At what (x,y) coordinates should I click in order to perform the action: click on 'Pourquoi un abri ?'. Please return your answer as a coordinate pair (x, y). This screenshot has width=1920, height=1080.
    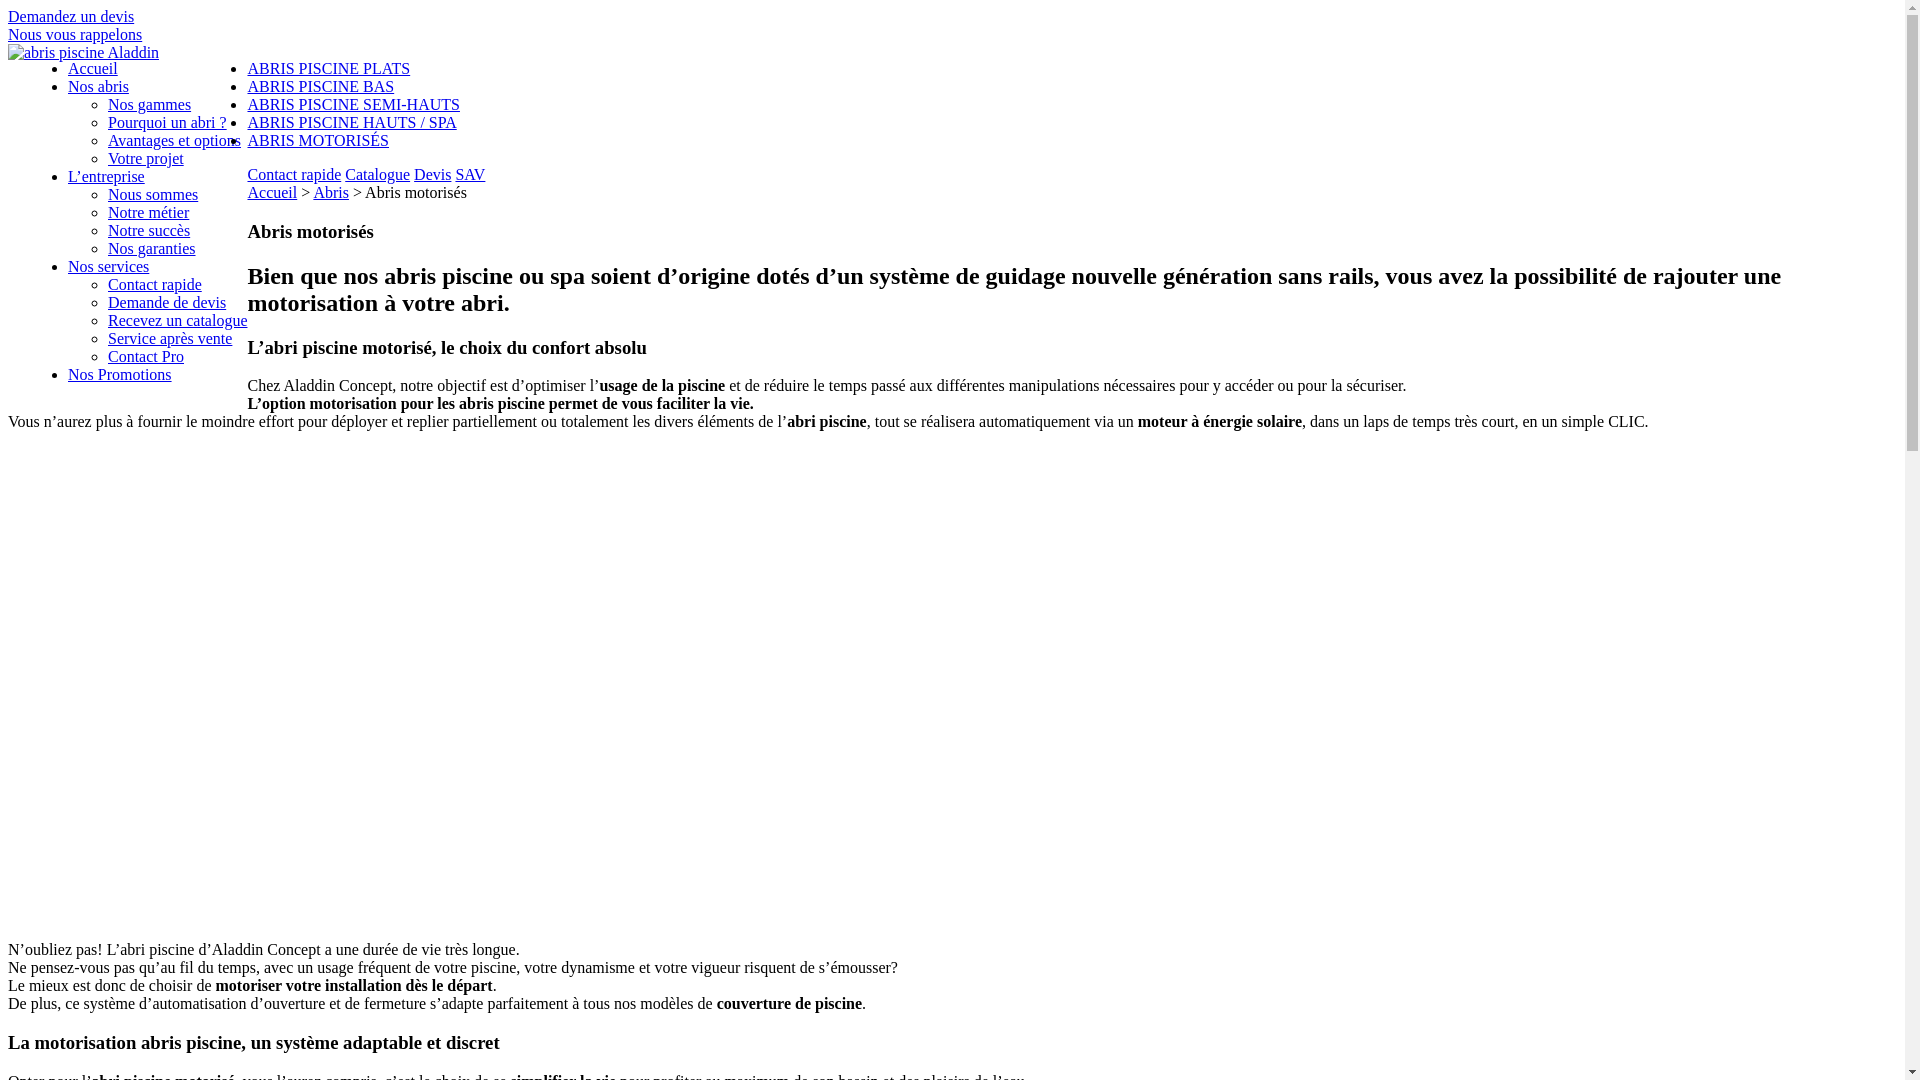
    Looking at the image, I should click on (167, 122).